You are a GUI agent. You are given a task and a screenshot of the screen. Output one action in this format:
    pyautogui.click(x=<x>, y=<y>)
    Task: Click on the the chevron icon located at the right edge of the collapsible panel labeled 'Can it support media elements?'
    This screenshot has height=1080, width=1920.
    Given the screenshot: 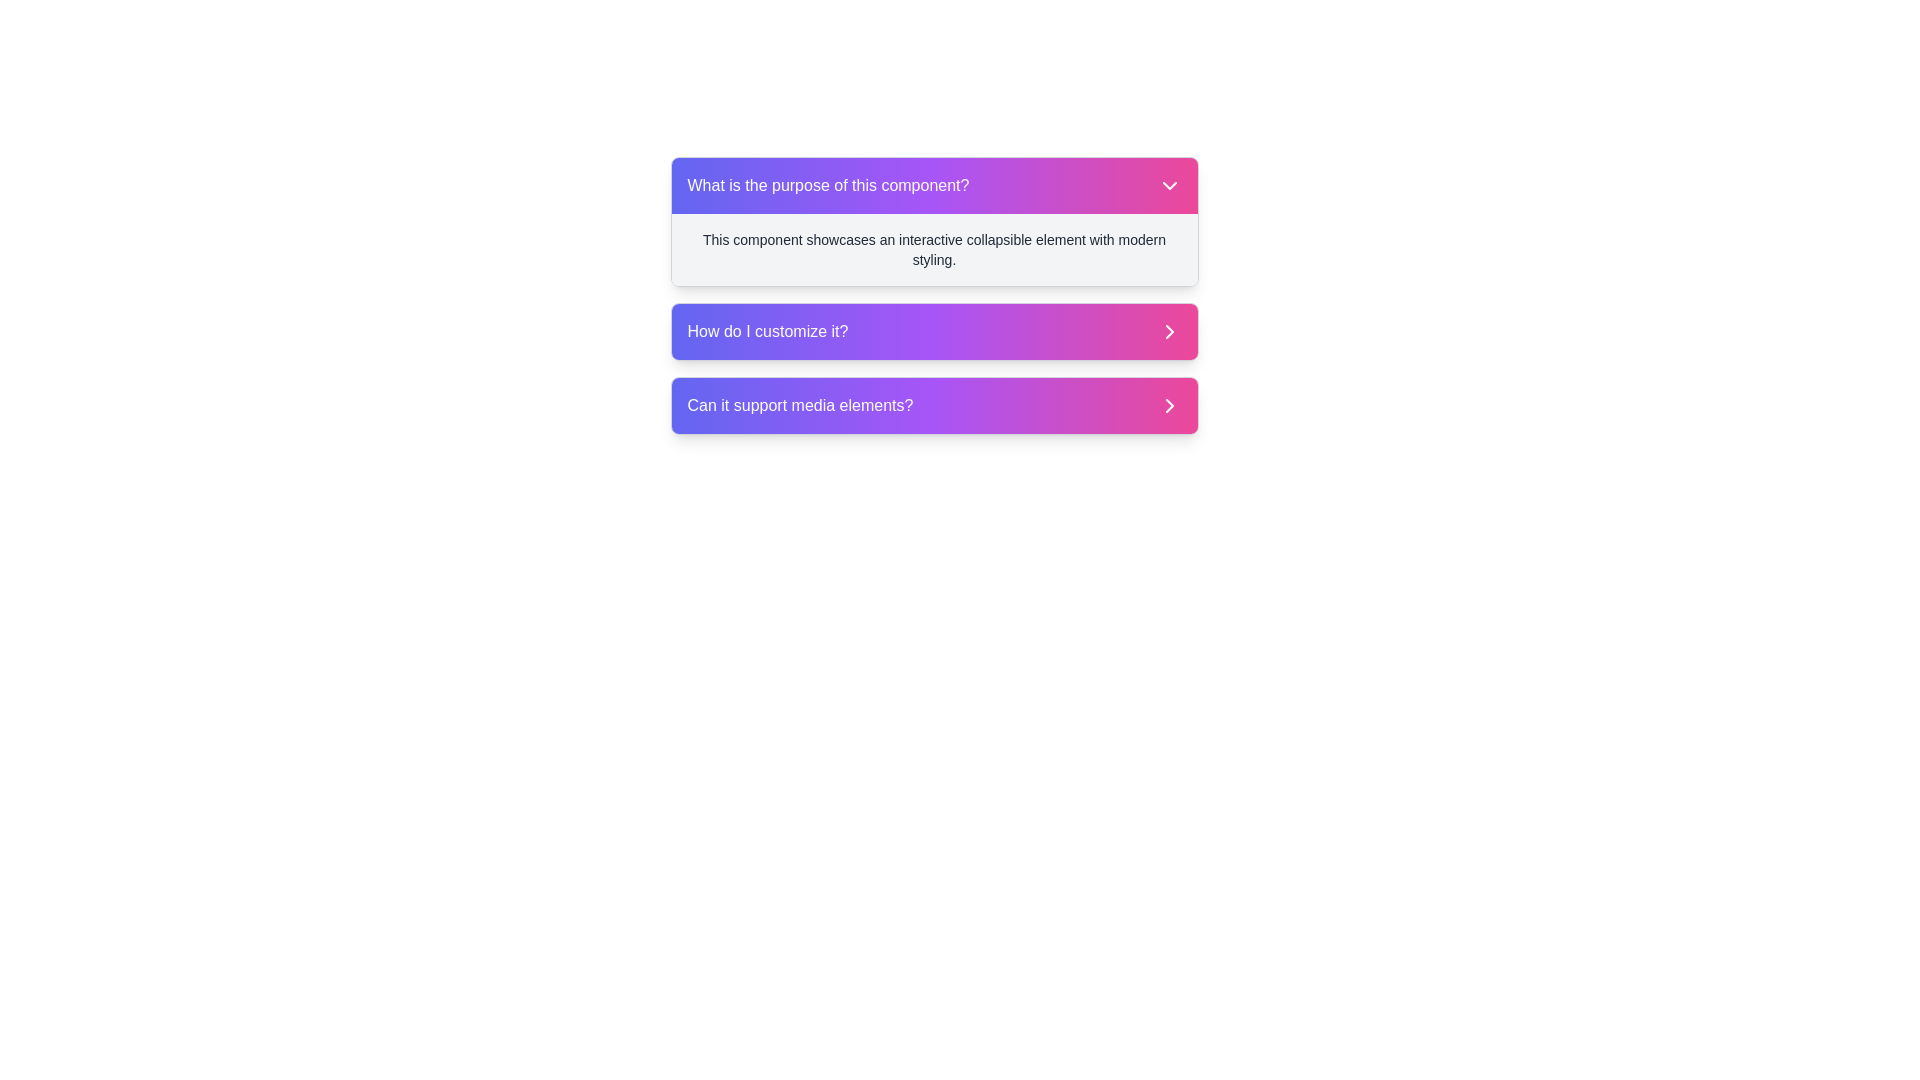 What is the action you would take?
    pyautogui.click(x=1169, y=405)
    